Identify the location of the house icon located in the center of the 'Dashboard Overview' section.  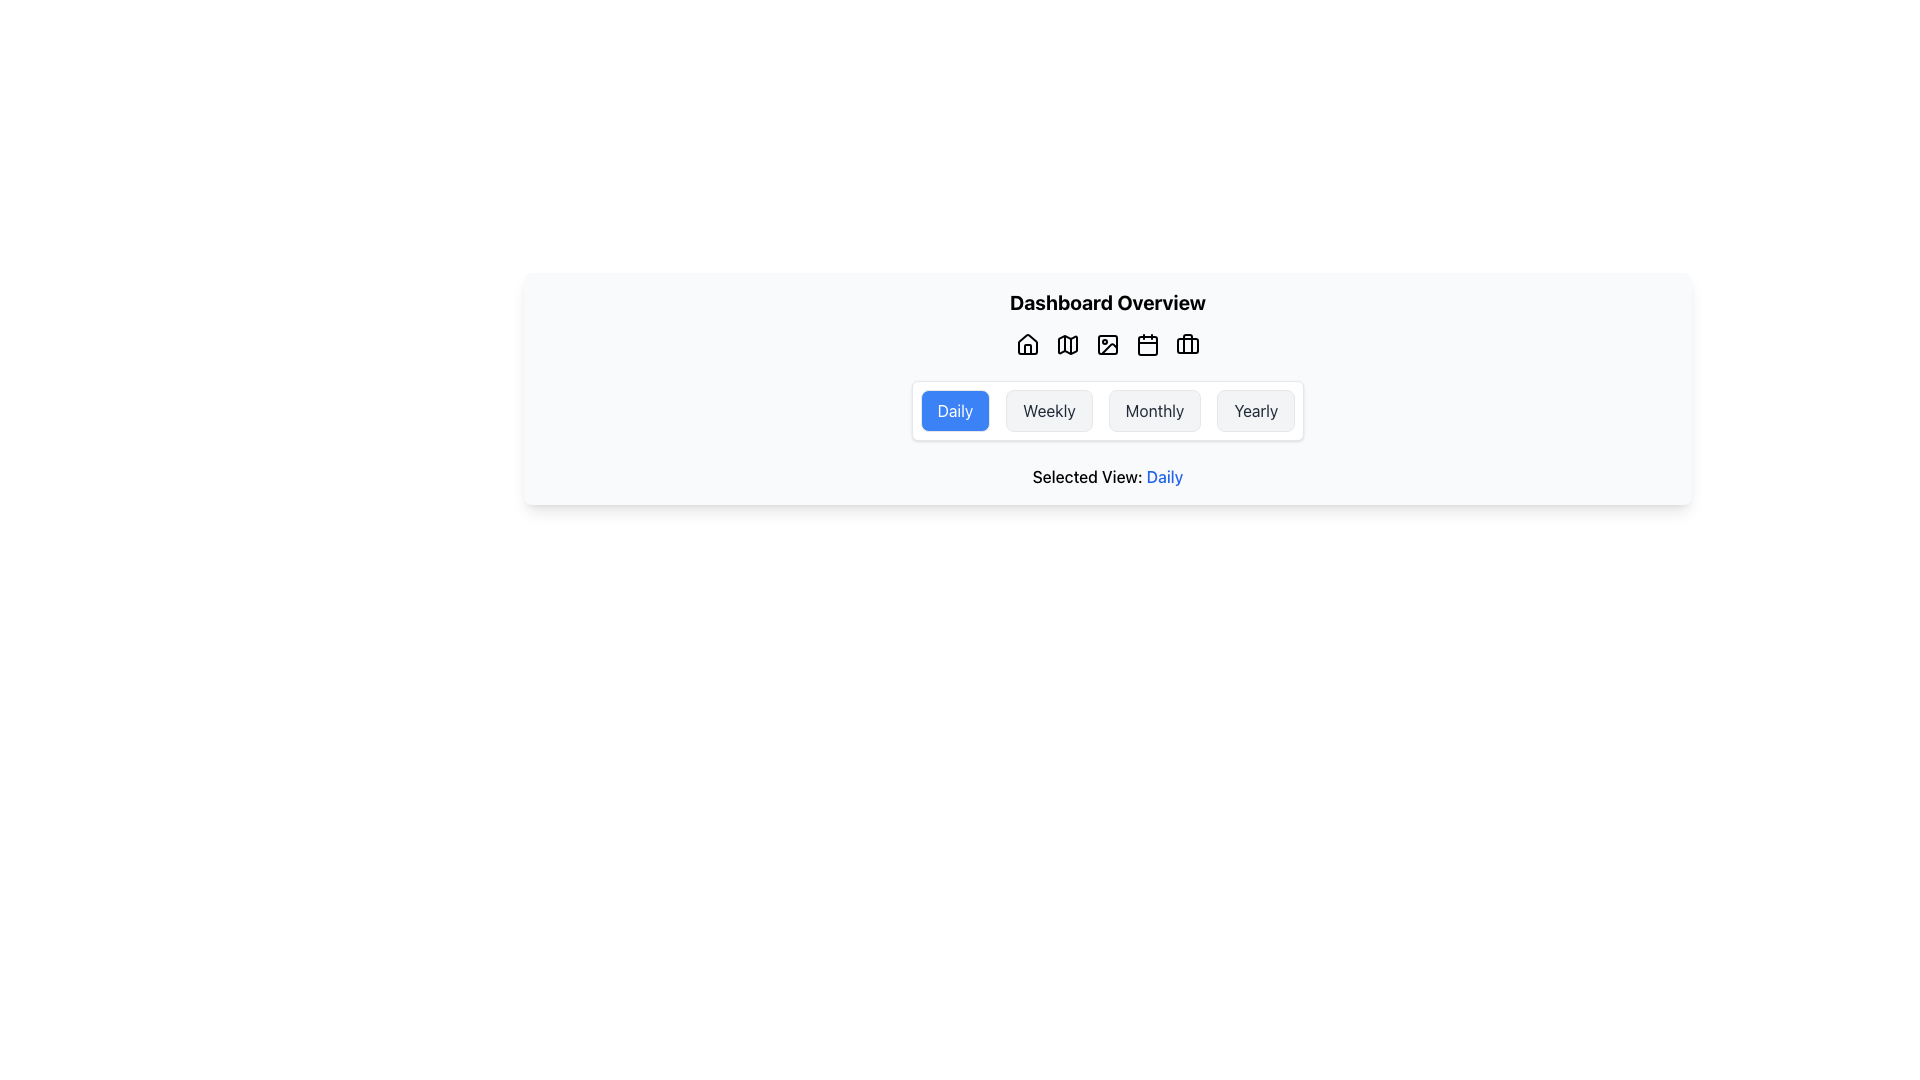
(1027, 342).